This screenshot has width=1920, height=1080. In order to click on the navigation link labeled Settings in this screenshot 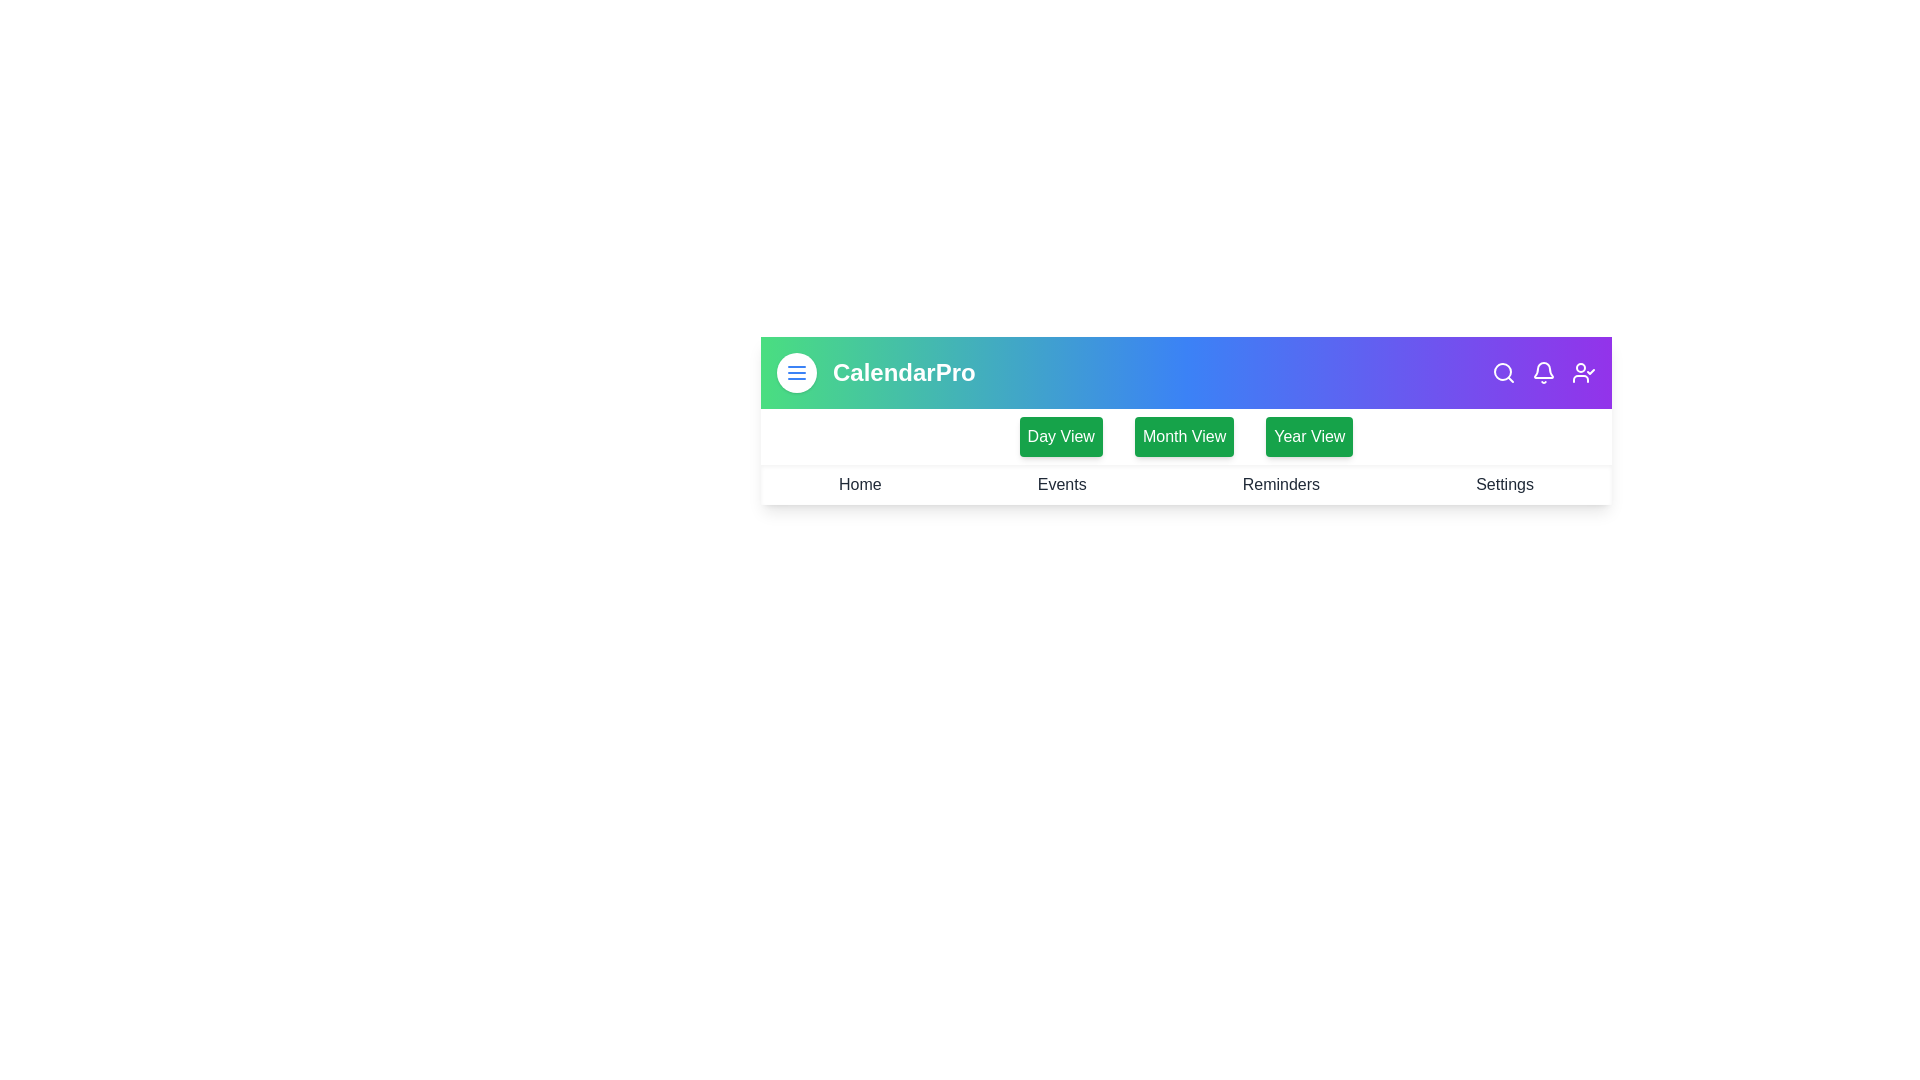, I will do `click(1505, 485)`.